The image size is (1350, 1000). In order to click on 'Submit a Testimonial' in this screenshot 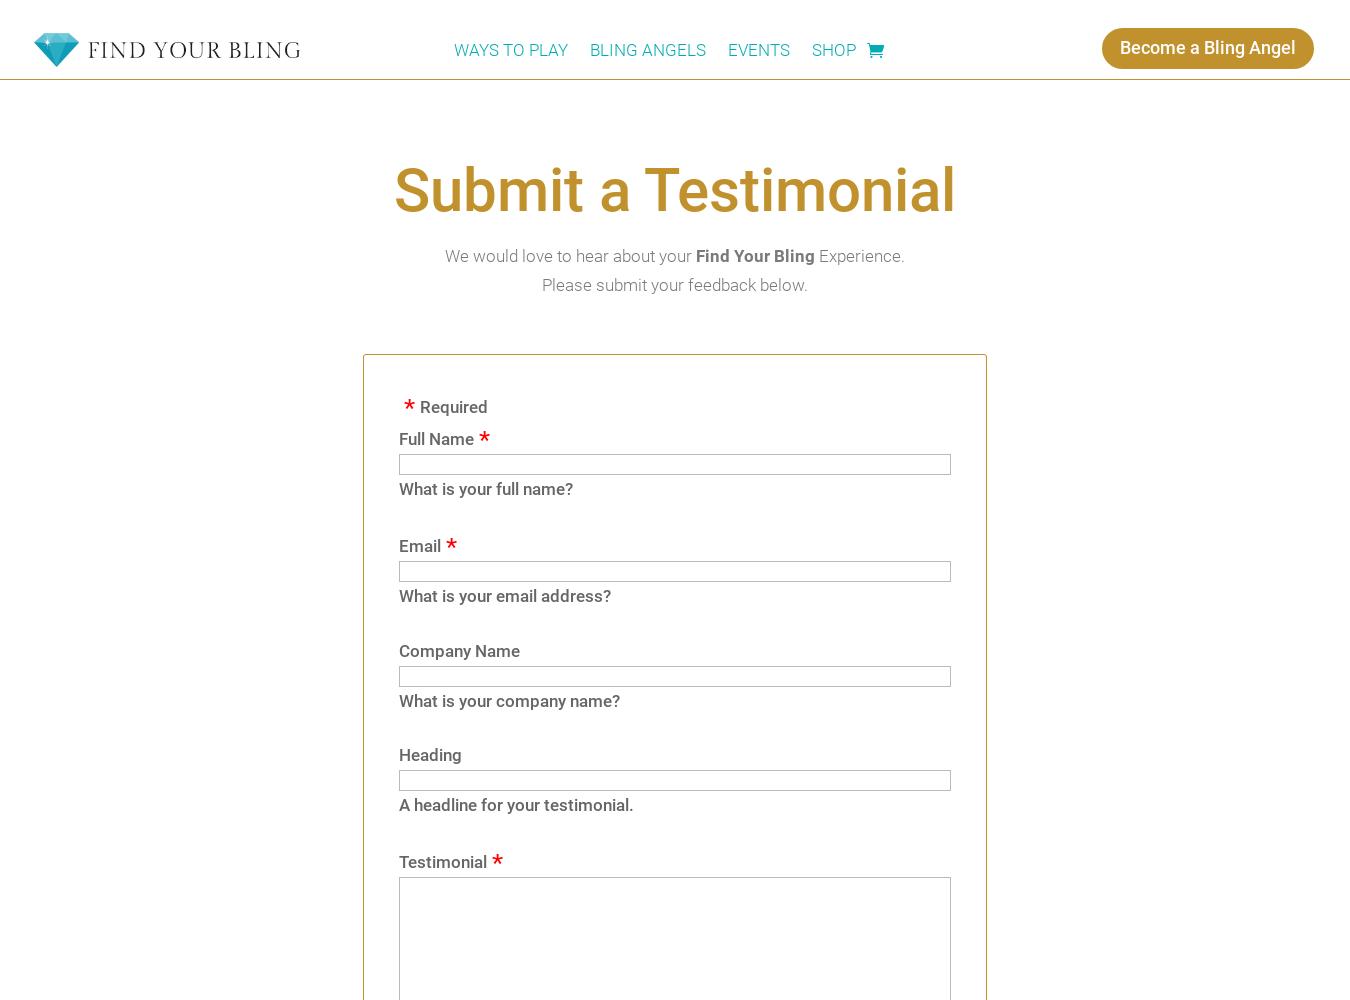, I will do `click(675, 189)`.